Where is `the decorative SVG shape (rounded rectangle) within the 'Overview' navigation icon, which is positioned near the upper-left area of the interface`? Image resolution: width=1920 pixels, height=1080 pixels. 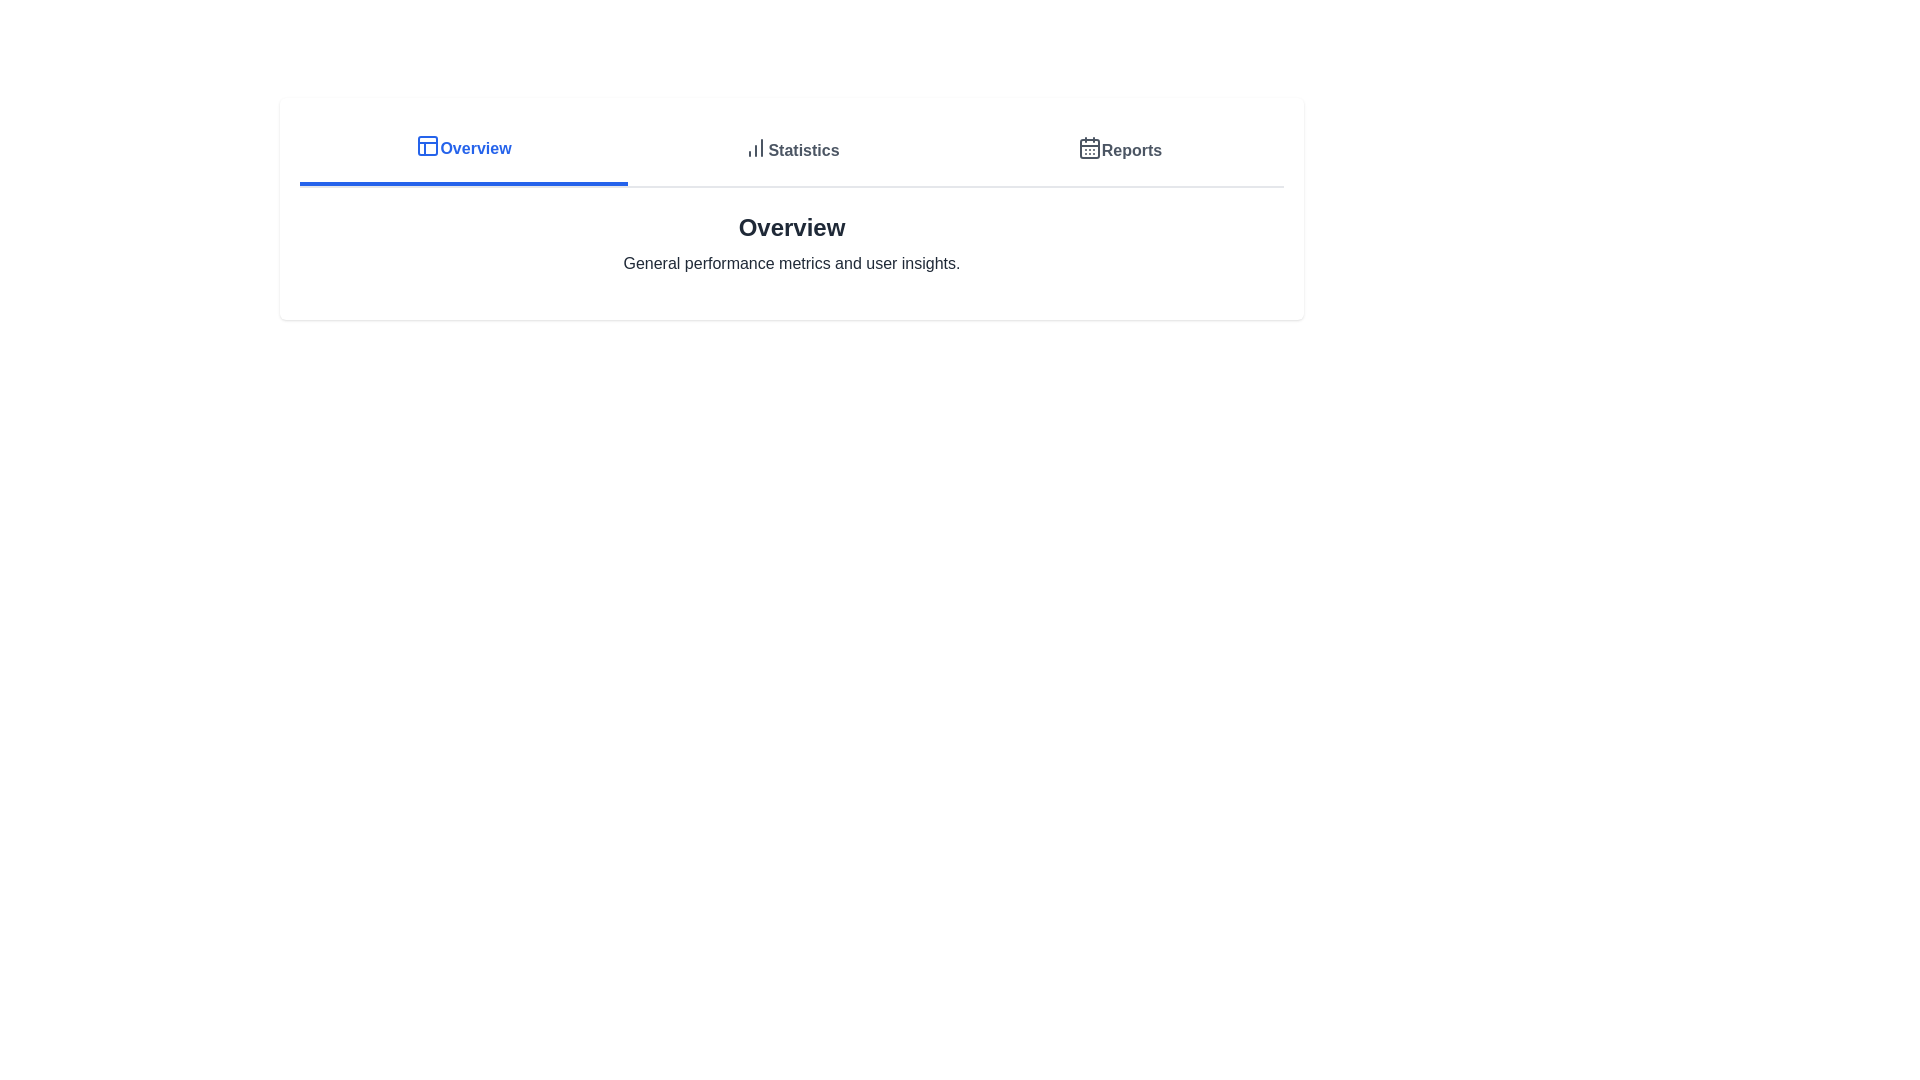
the decorative SVG shape (rounded rectangle) within the 'Overview' navigation icon, which is positioned near the upper-left area of the interface is located at coordinates (427, 145).